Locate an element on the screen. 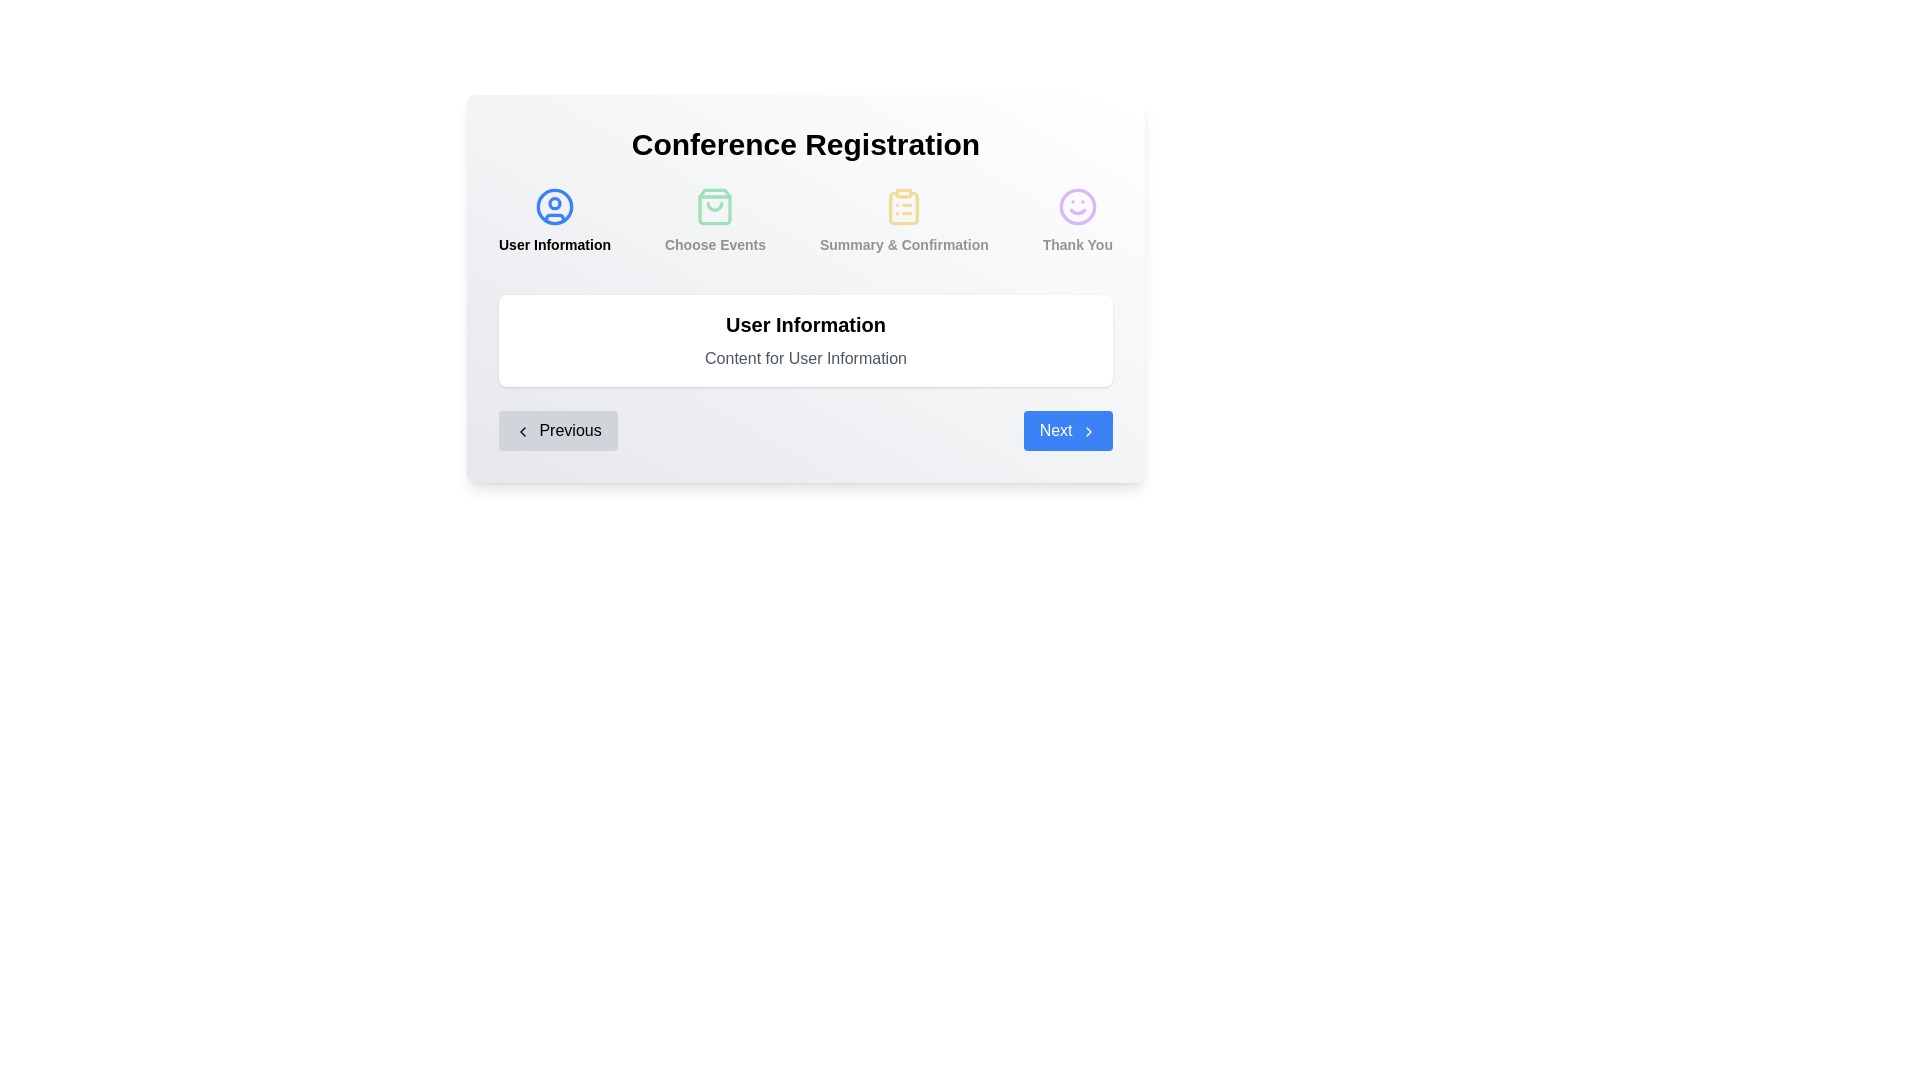 This screenshot has height=1080, width=1920. the individual steps of the progress bar located below the title 'Conference Registration' is located at coordinates (806, 227).